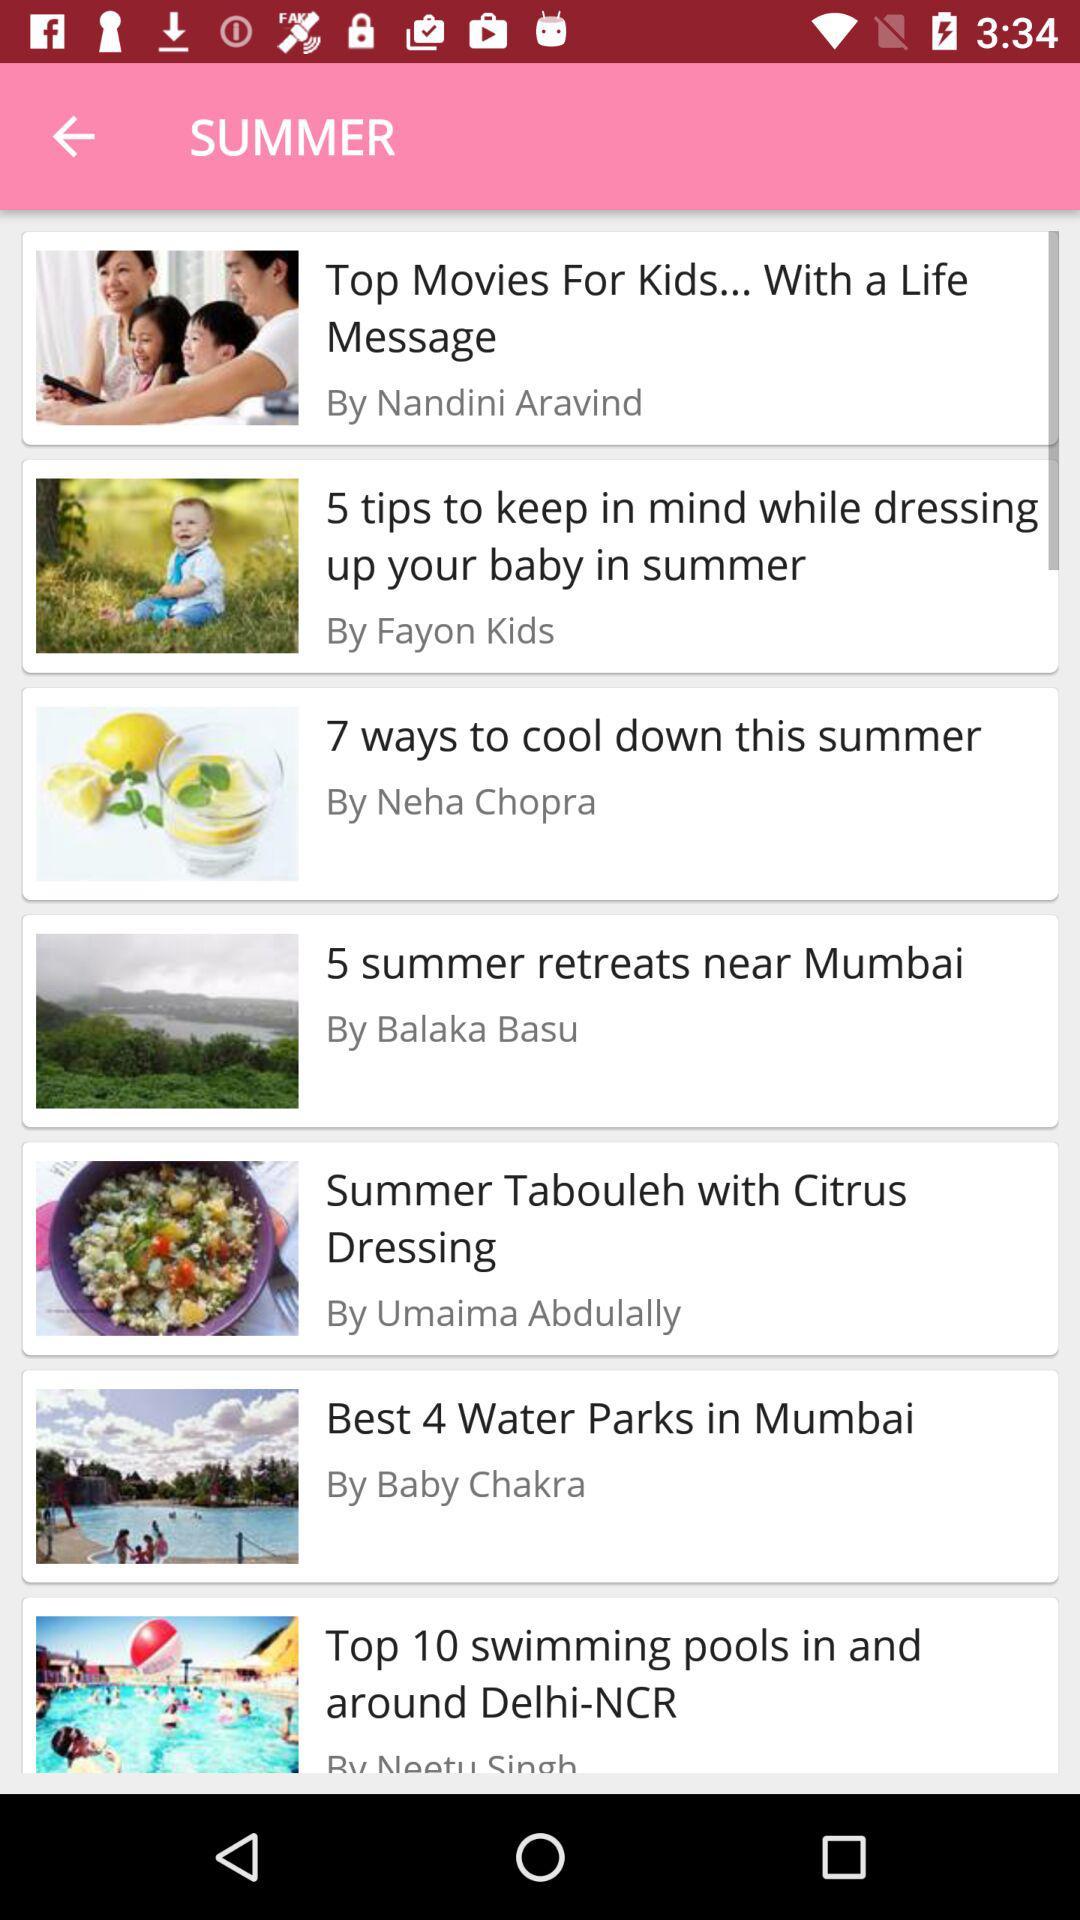 This screenshot has height=1920, width=1080. What do you see at coordinates (455, 1483) in the screenshot?
I see `item below the best 4 water item` at bounding box center [455, 1483].